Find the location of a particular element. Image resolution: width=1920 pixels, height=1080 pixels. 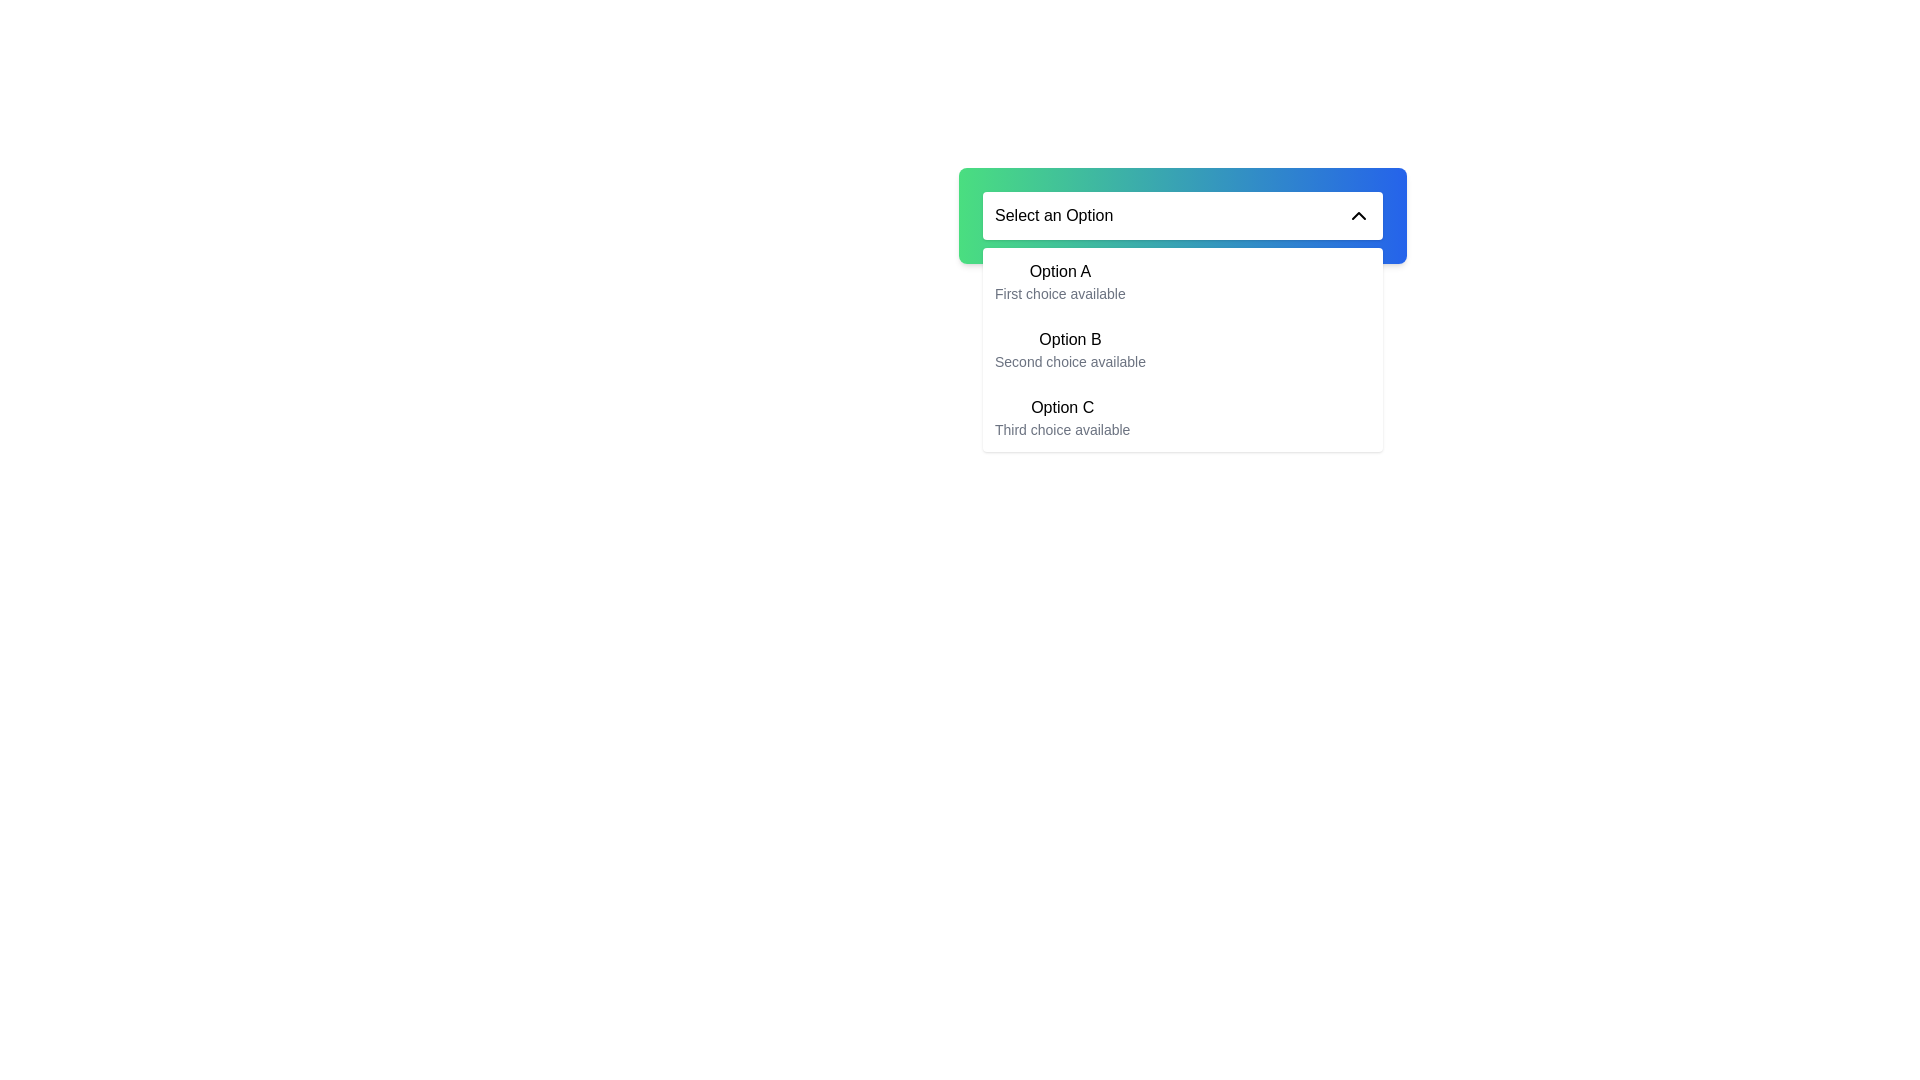

the descriptive subtitle text label for 'Option A' located below the 'Option A' text in the dropdown menu is located at coordinates (1059, 293).